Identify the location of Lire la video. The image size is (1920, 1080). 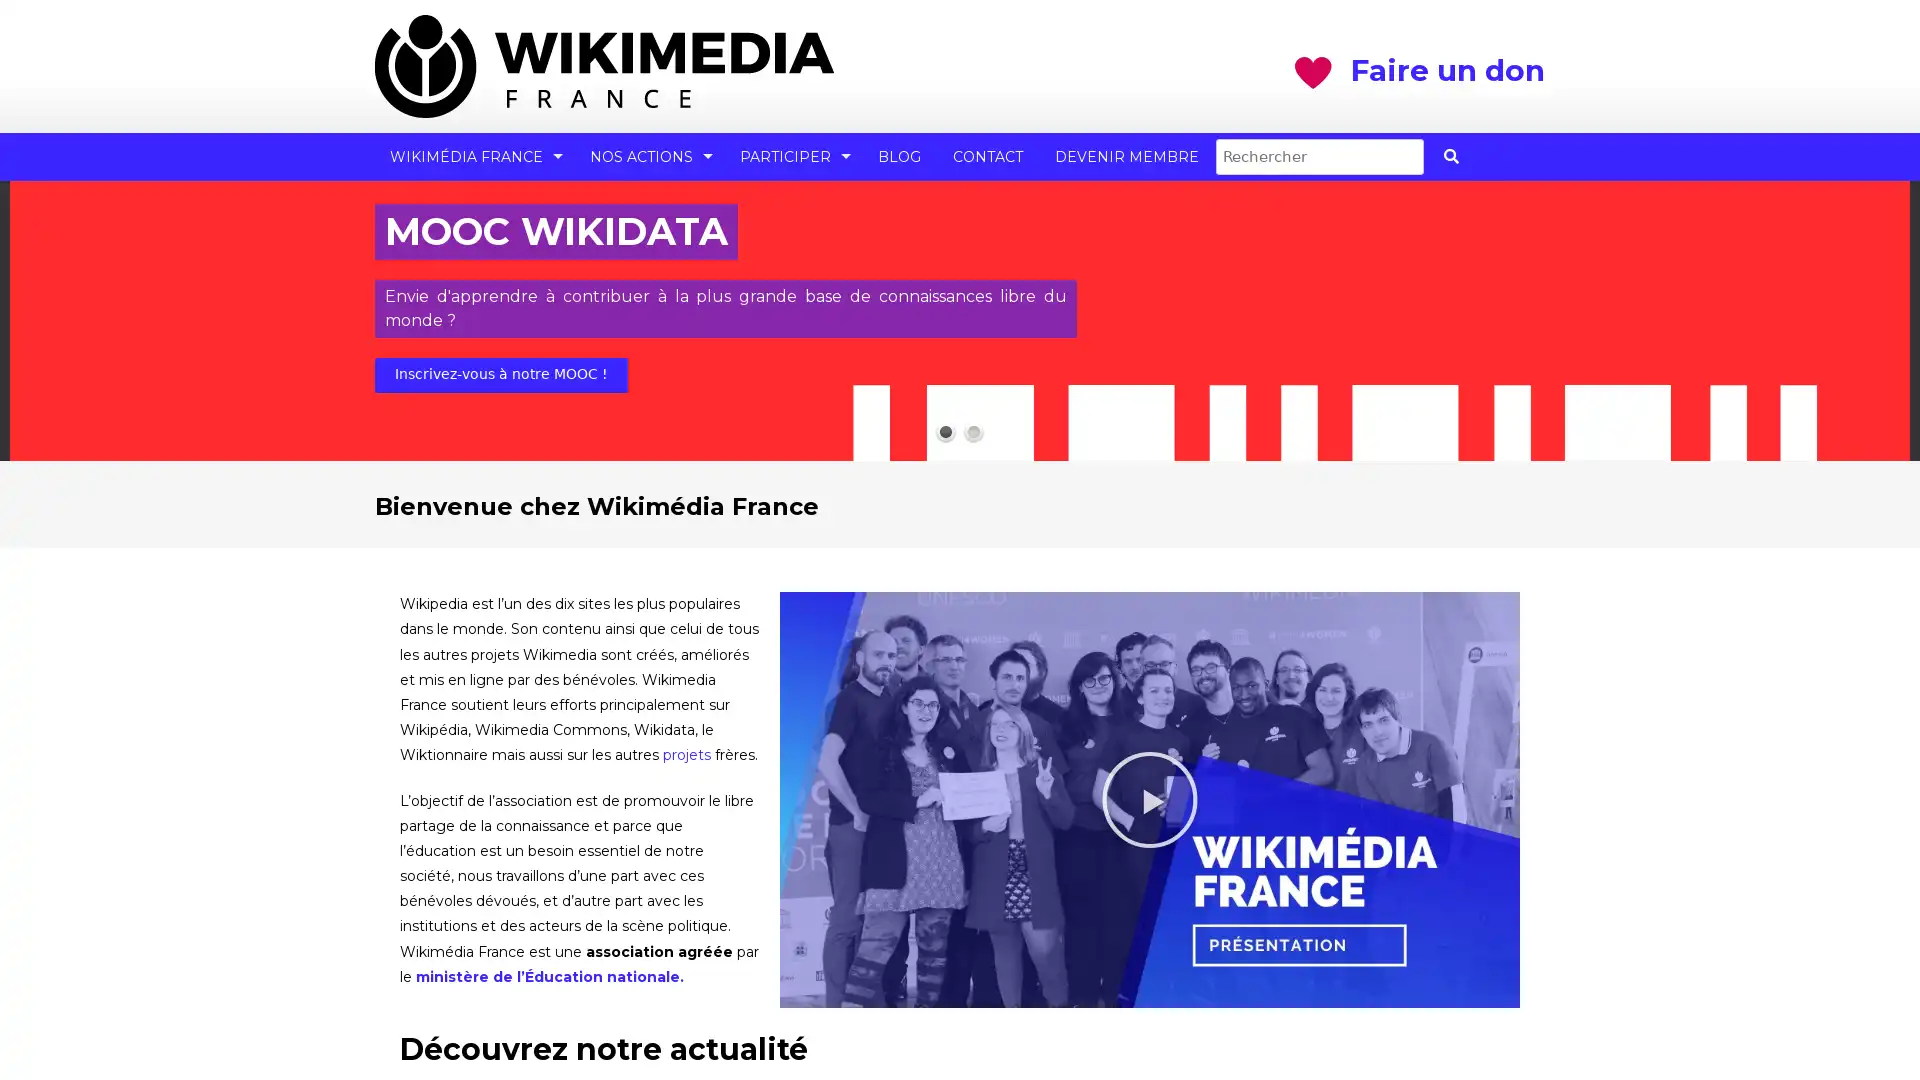
(1148, 798).